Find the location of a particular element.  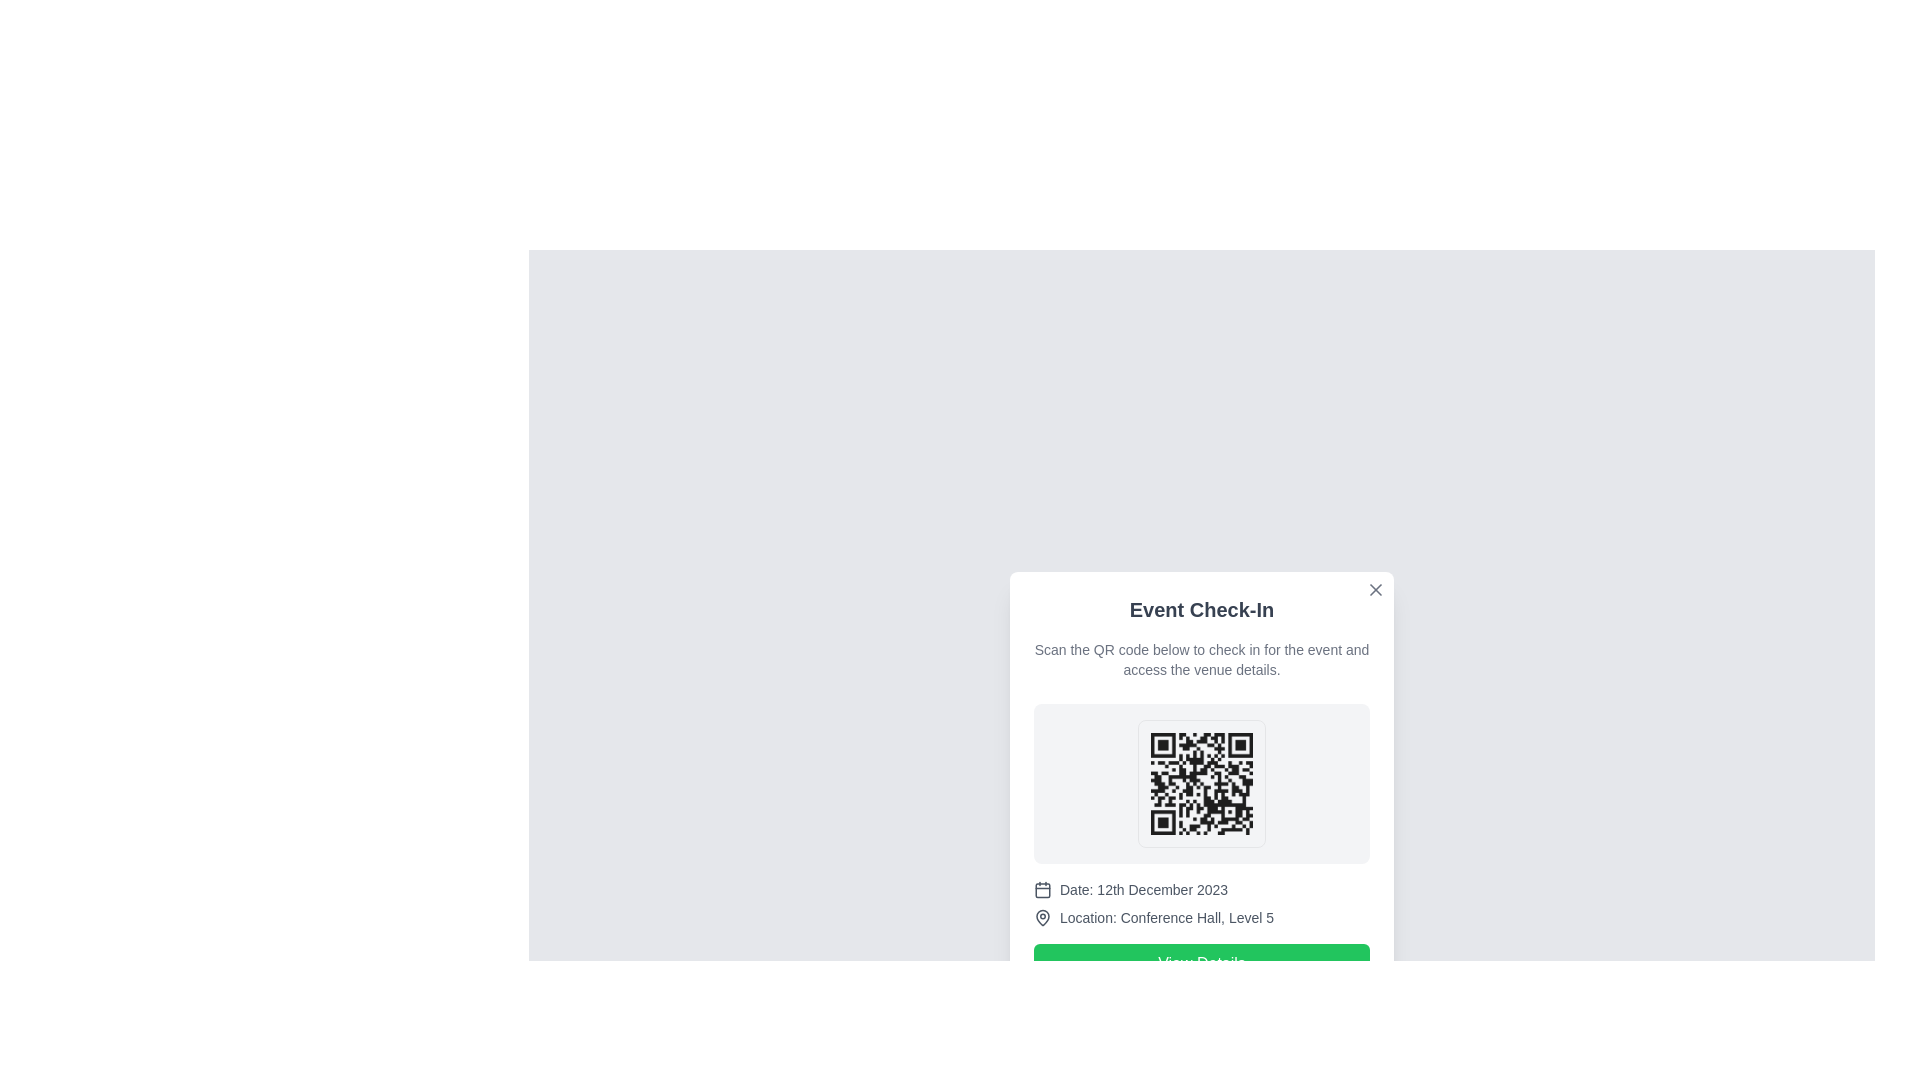

the location pin icon, which is styled with rounded edges and a hollow middle, located in the modal displaying event details, next to the text 'Location: Conference Hall, Level 5' is located at coordinates (1041, 917).